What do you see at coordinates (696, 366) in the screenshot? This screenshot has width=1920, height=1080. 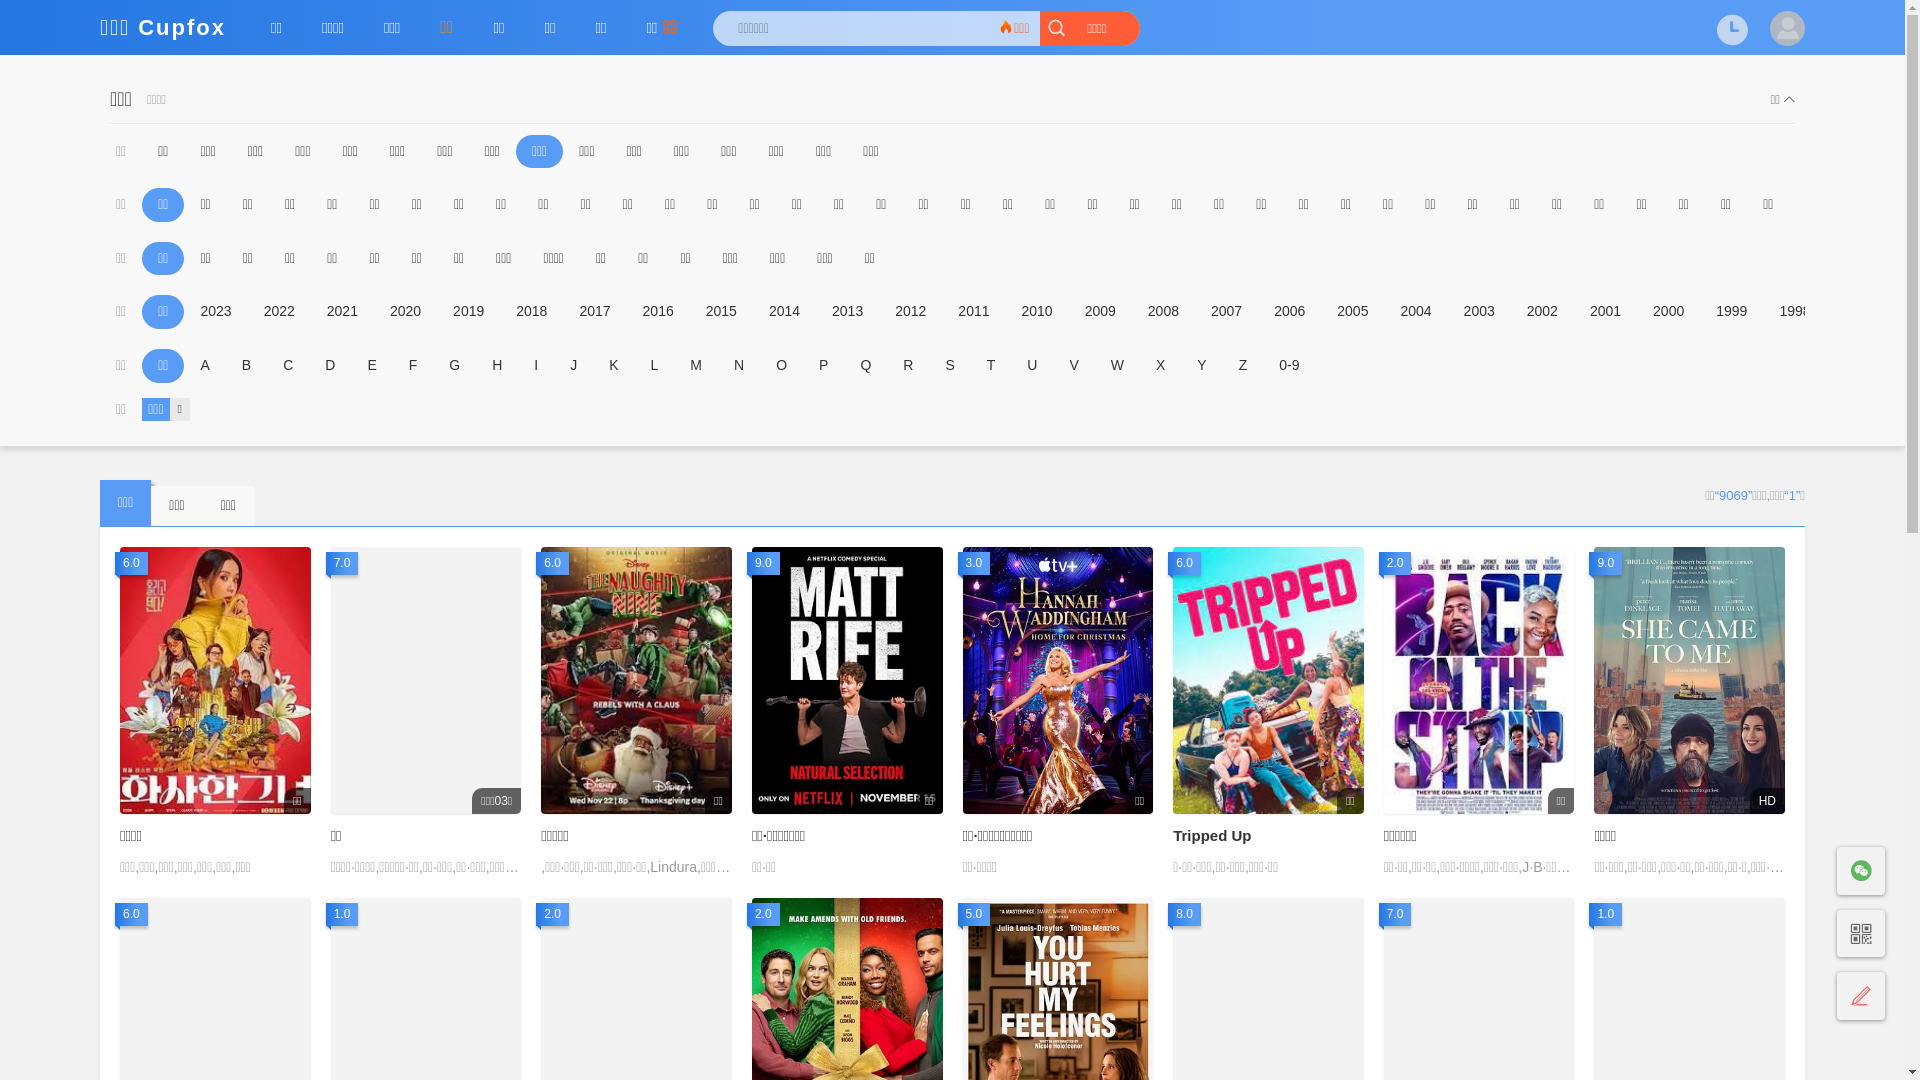 I see `'M'` at bounding box center [696, 366].